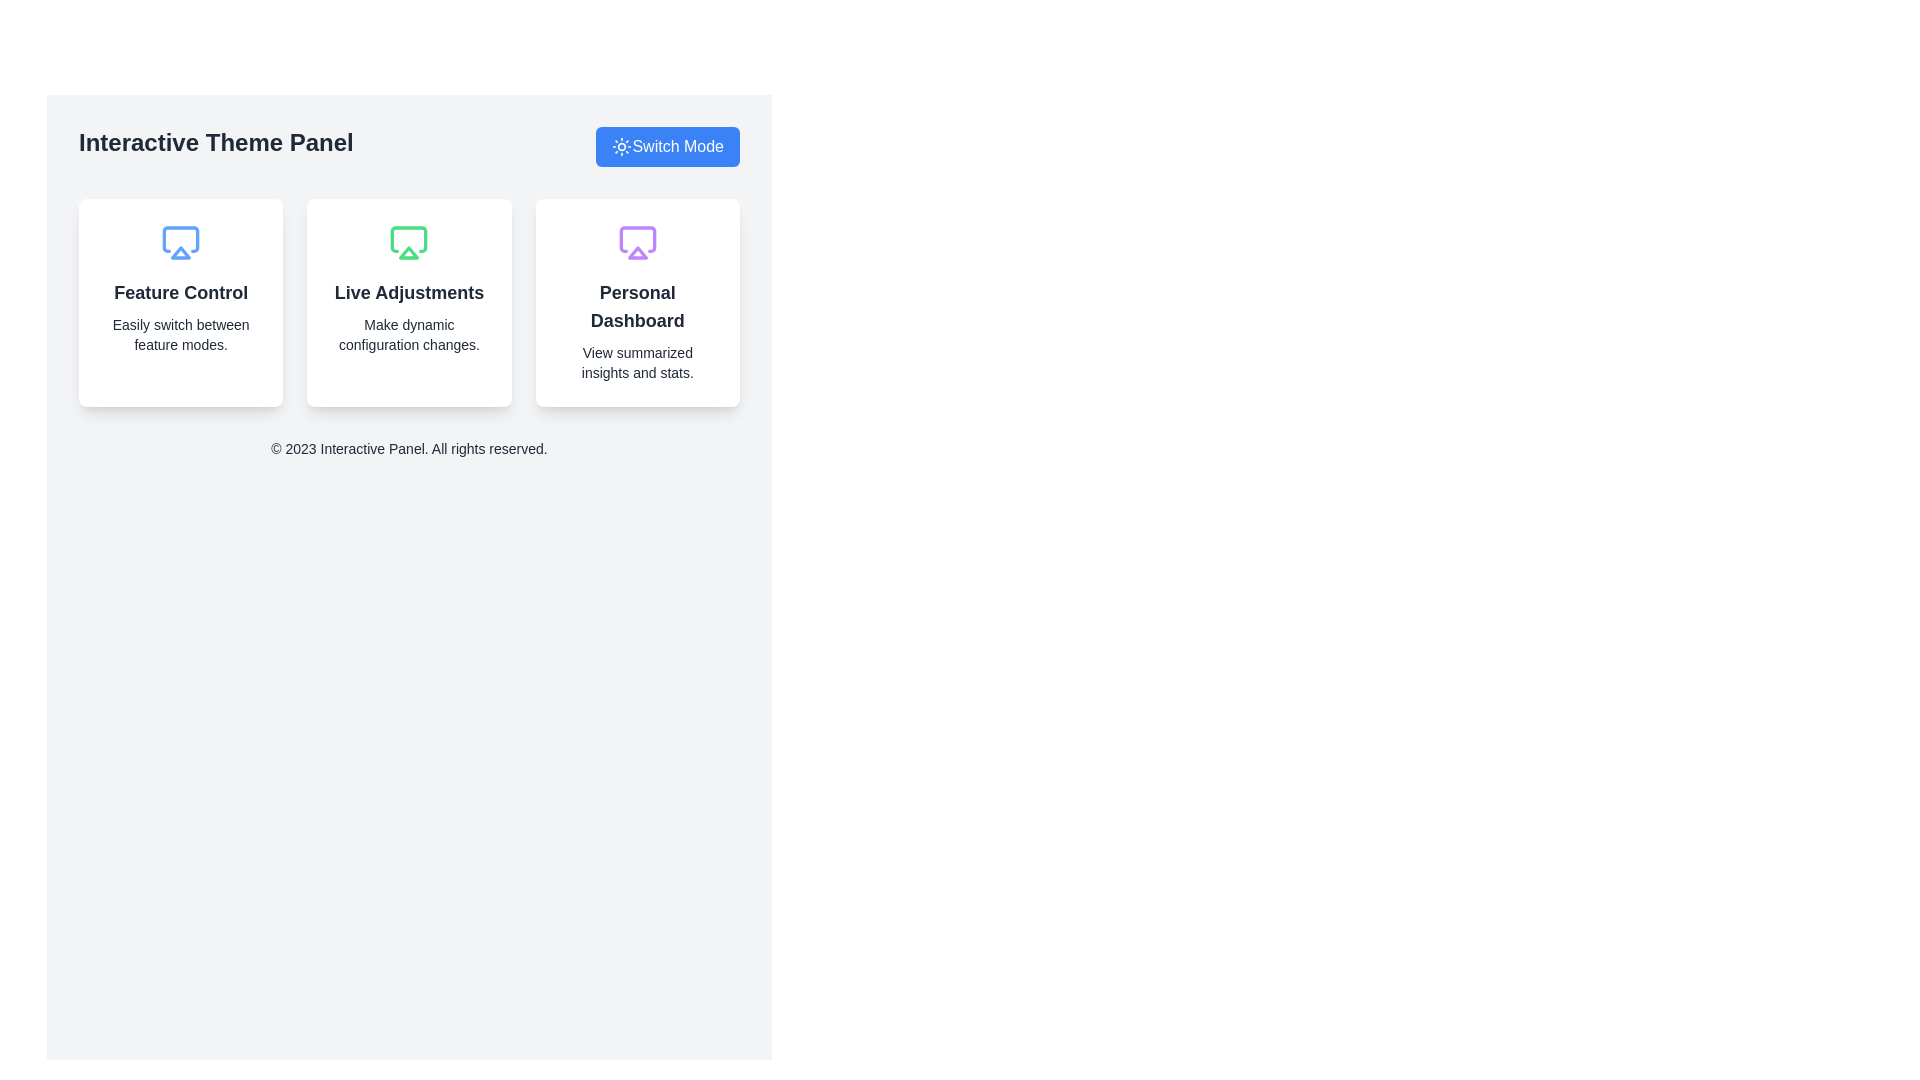  I want to click on the triangular-shaped SVG icon, which is positioned inside a green rectangle and represents a play or display functionality in the interface, so click(408, 252).